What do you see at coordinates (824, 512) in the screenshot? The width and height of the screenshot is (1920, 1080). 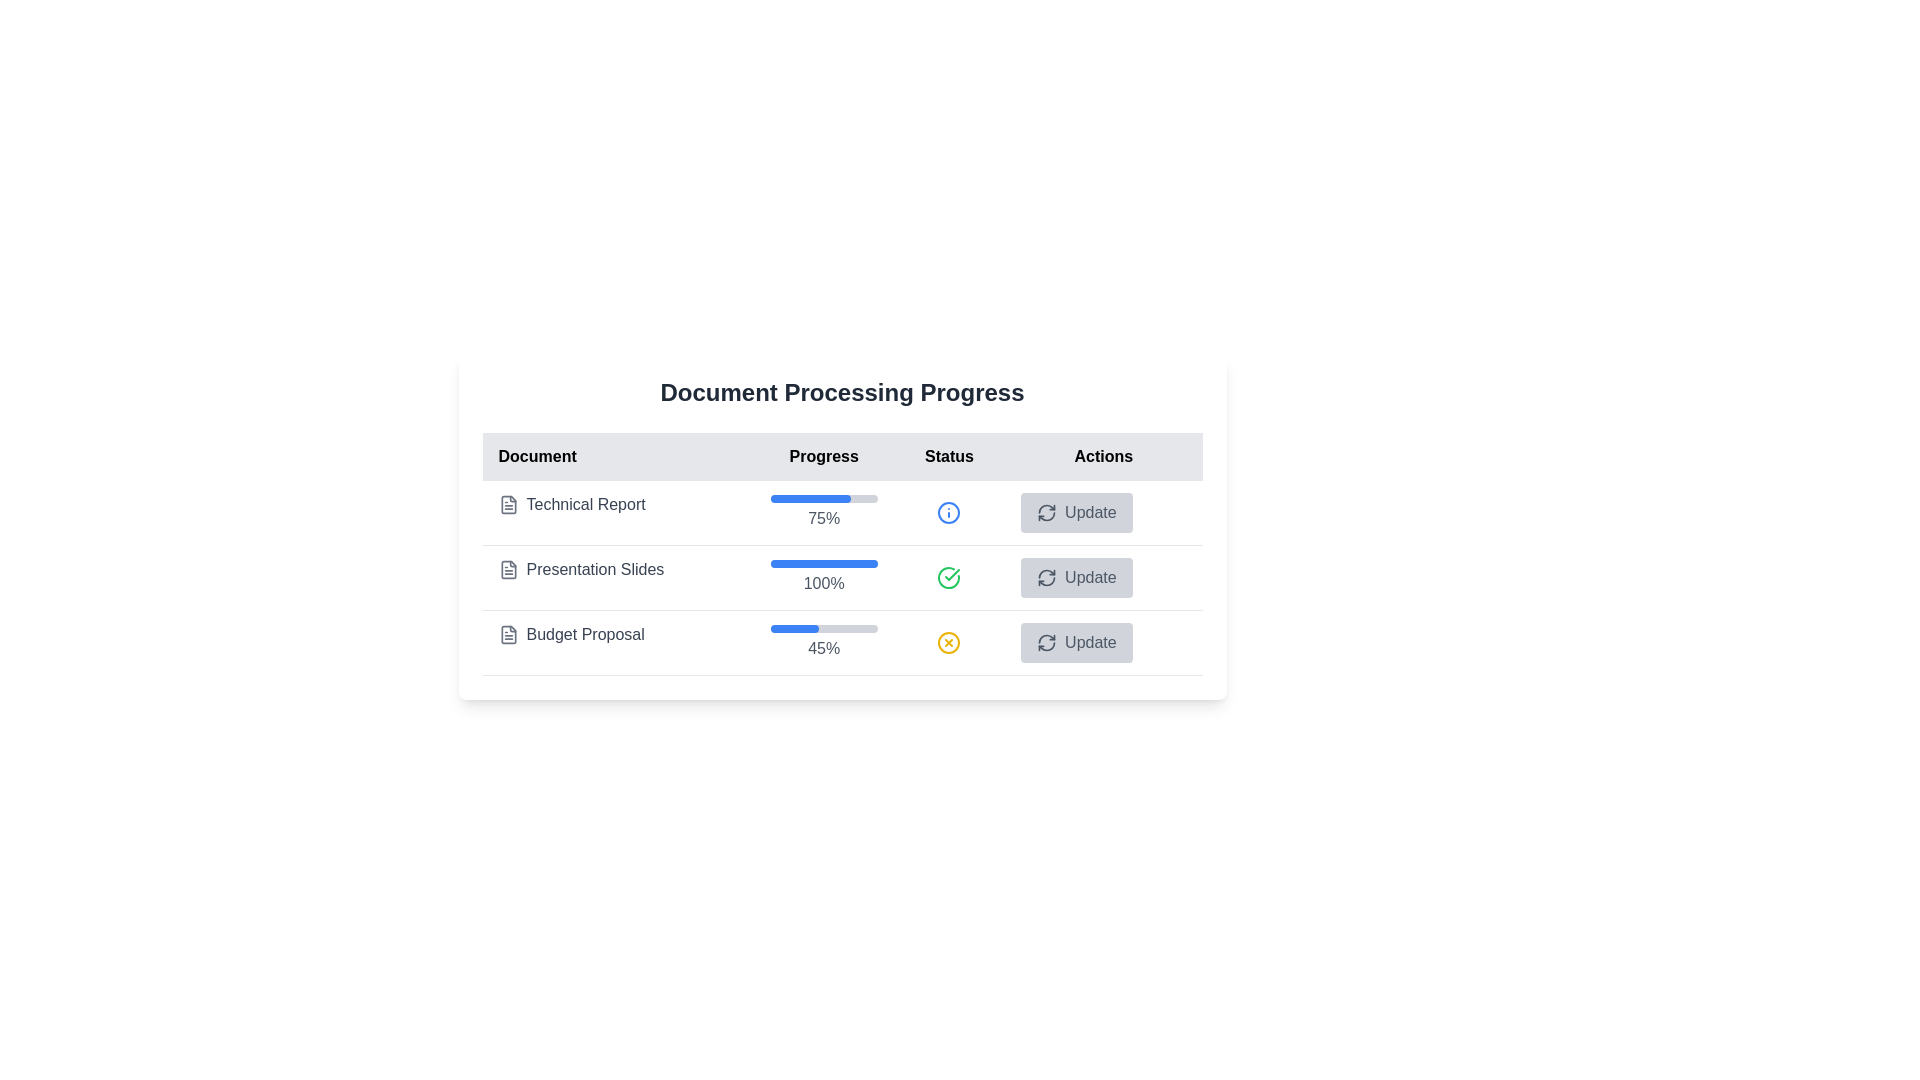 I see `the percentage label displaying '75%' in gray color, located below the progress bar in the 'Technical Report' row under the 'Progress' header` at bounding box center [824, 512].